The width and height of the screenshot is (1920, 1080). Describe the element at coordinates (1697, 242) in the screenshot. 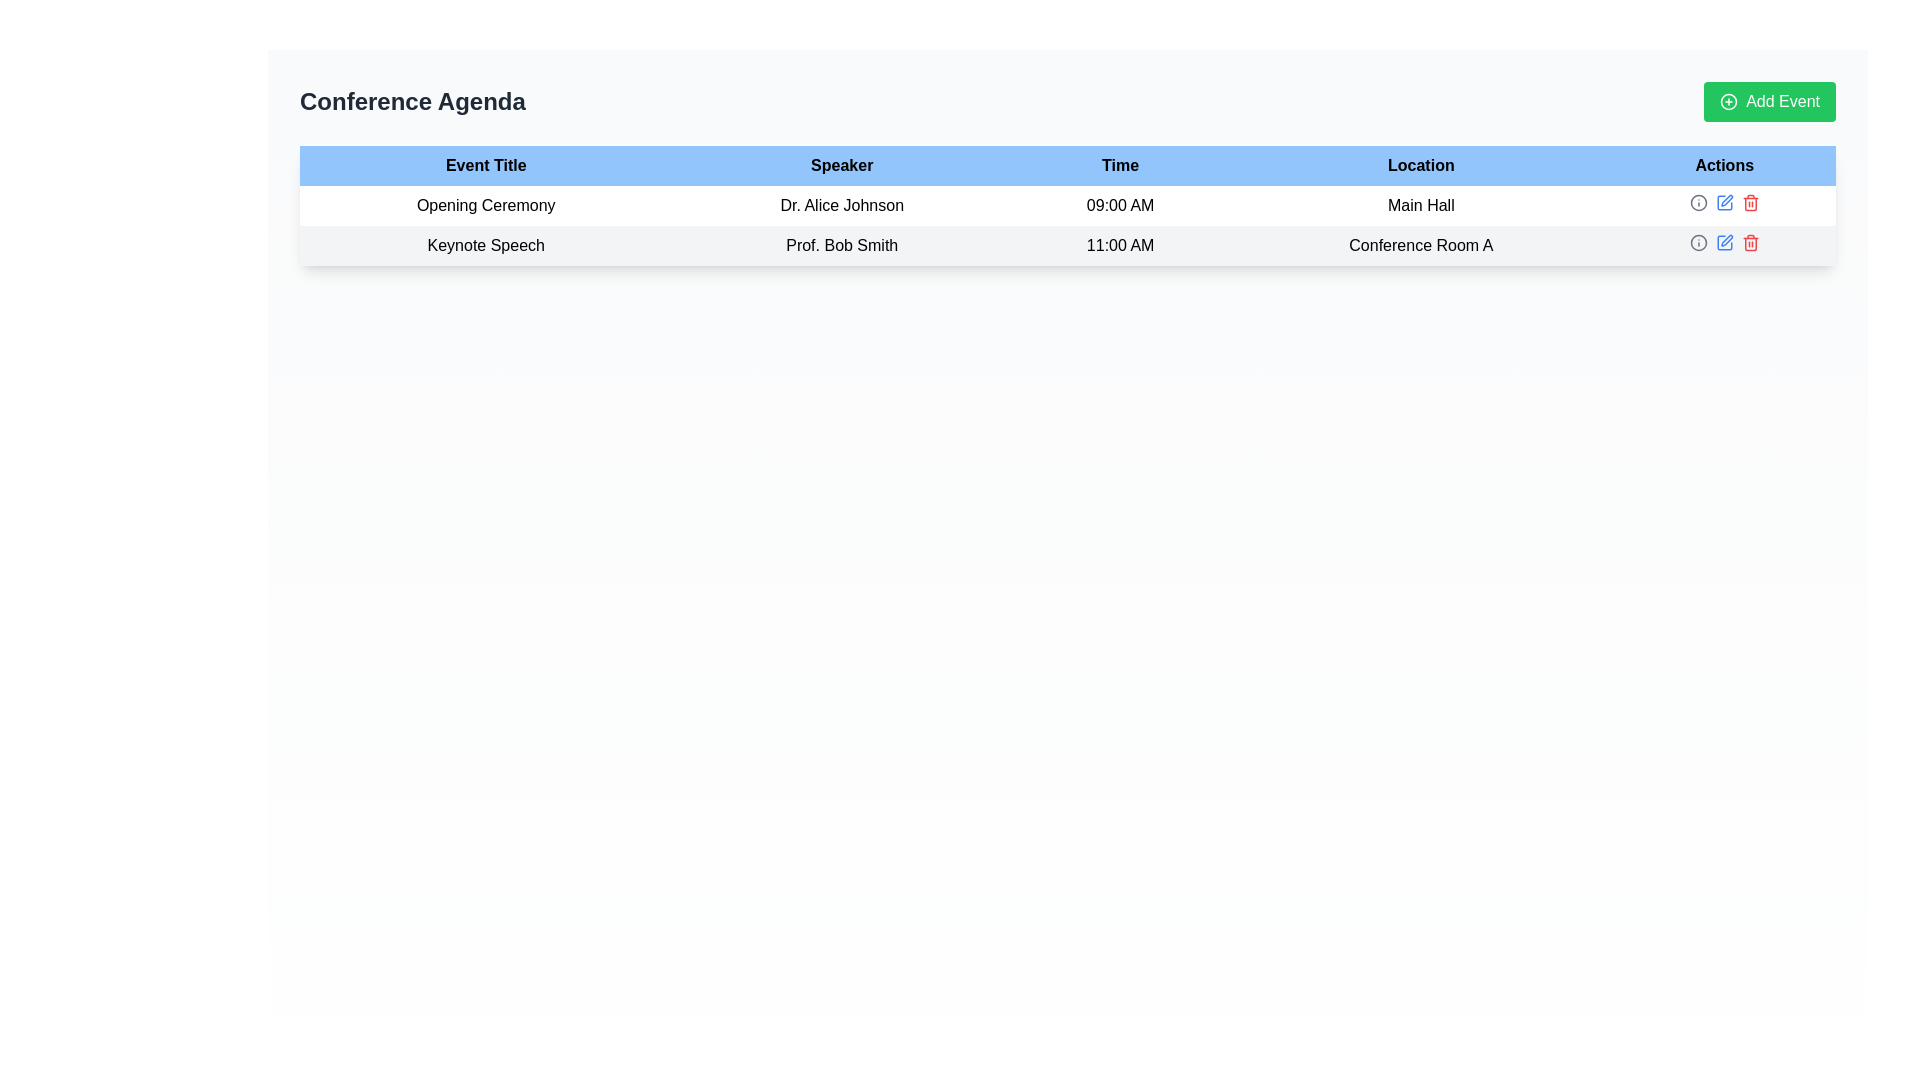

I see `the circular information icon in the 'Actions' column for the 'Conference Room A' row to change its visual state` at that location.